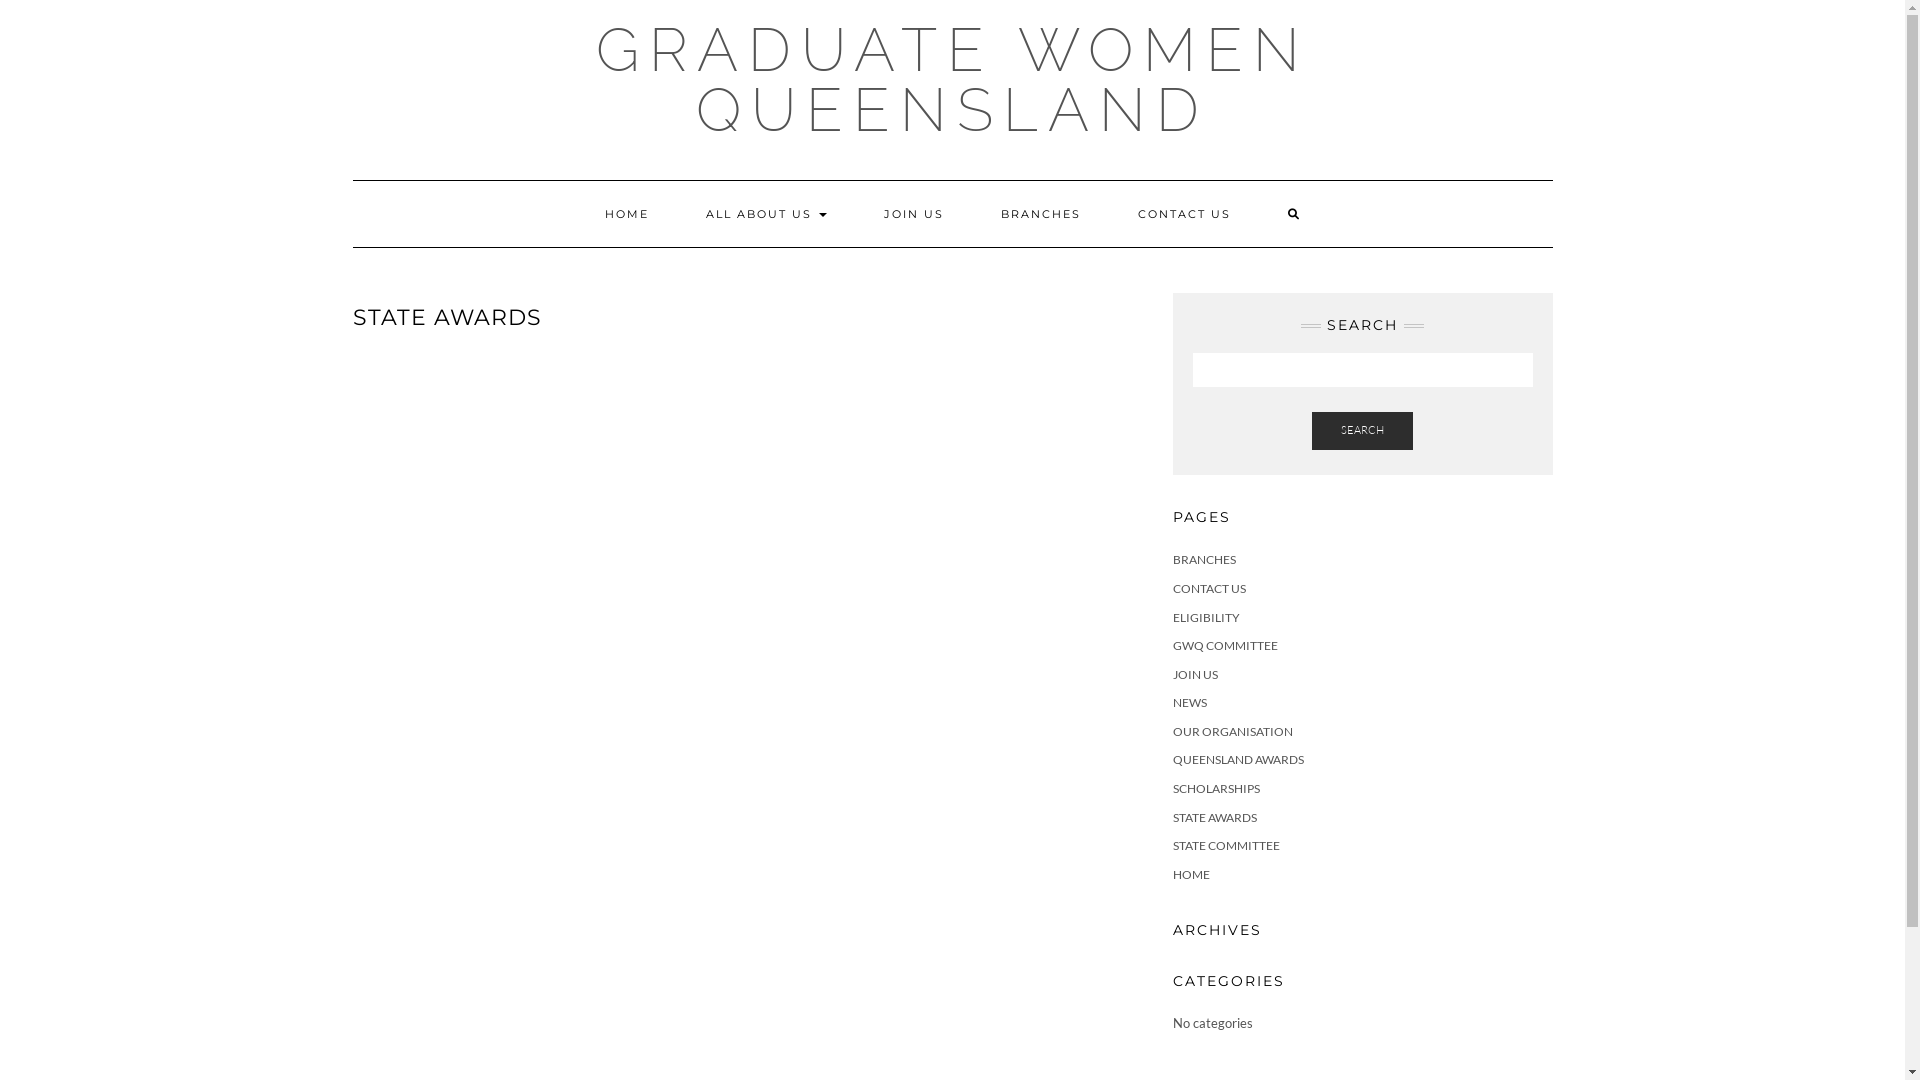 The image size is (1920, 1080). I want to click on 'STATE COMMITTEE', so click(1224, 845).